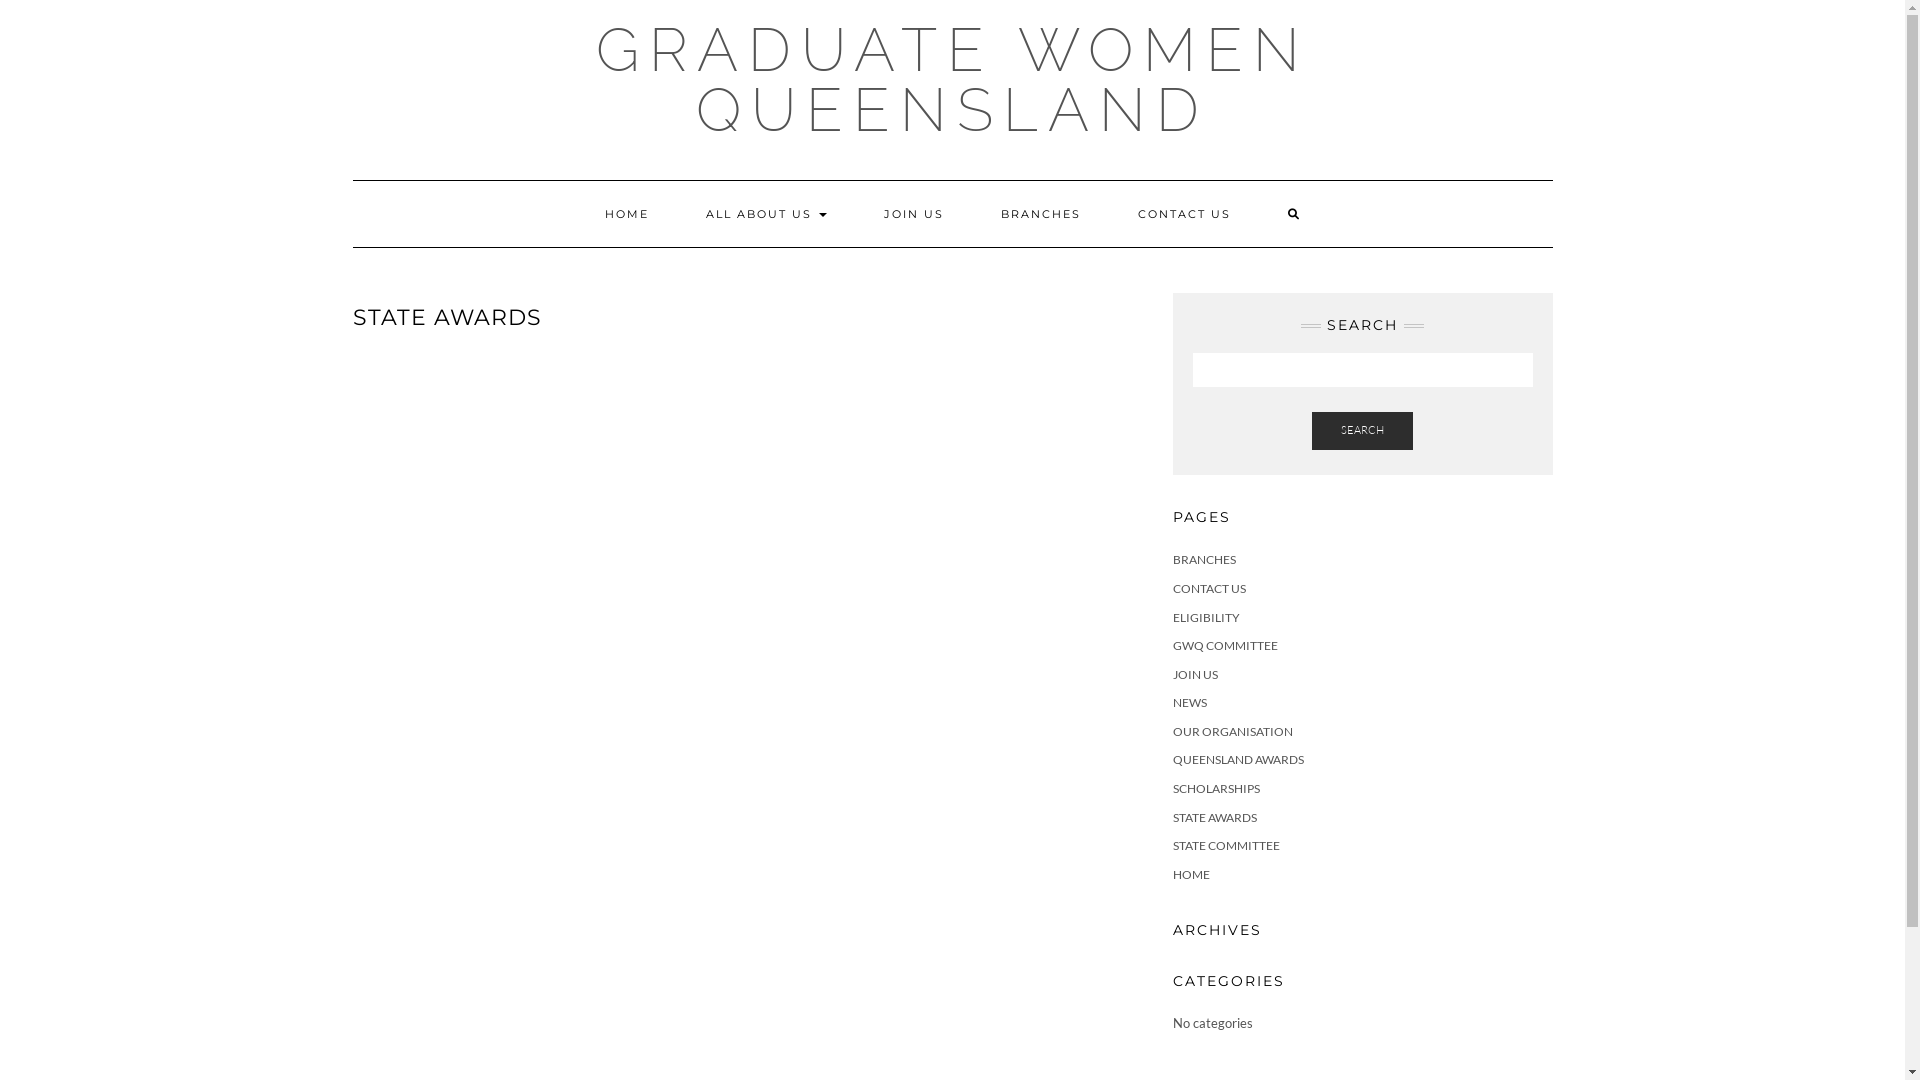 The image size is (1920, 1080). I want to click on 'STATE COMMITTEE', so click(1224, 845).